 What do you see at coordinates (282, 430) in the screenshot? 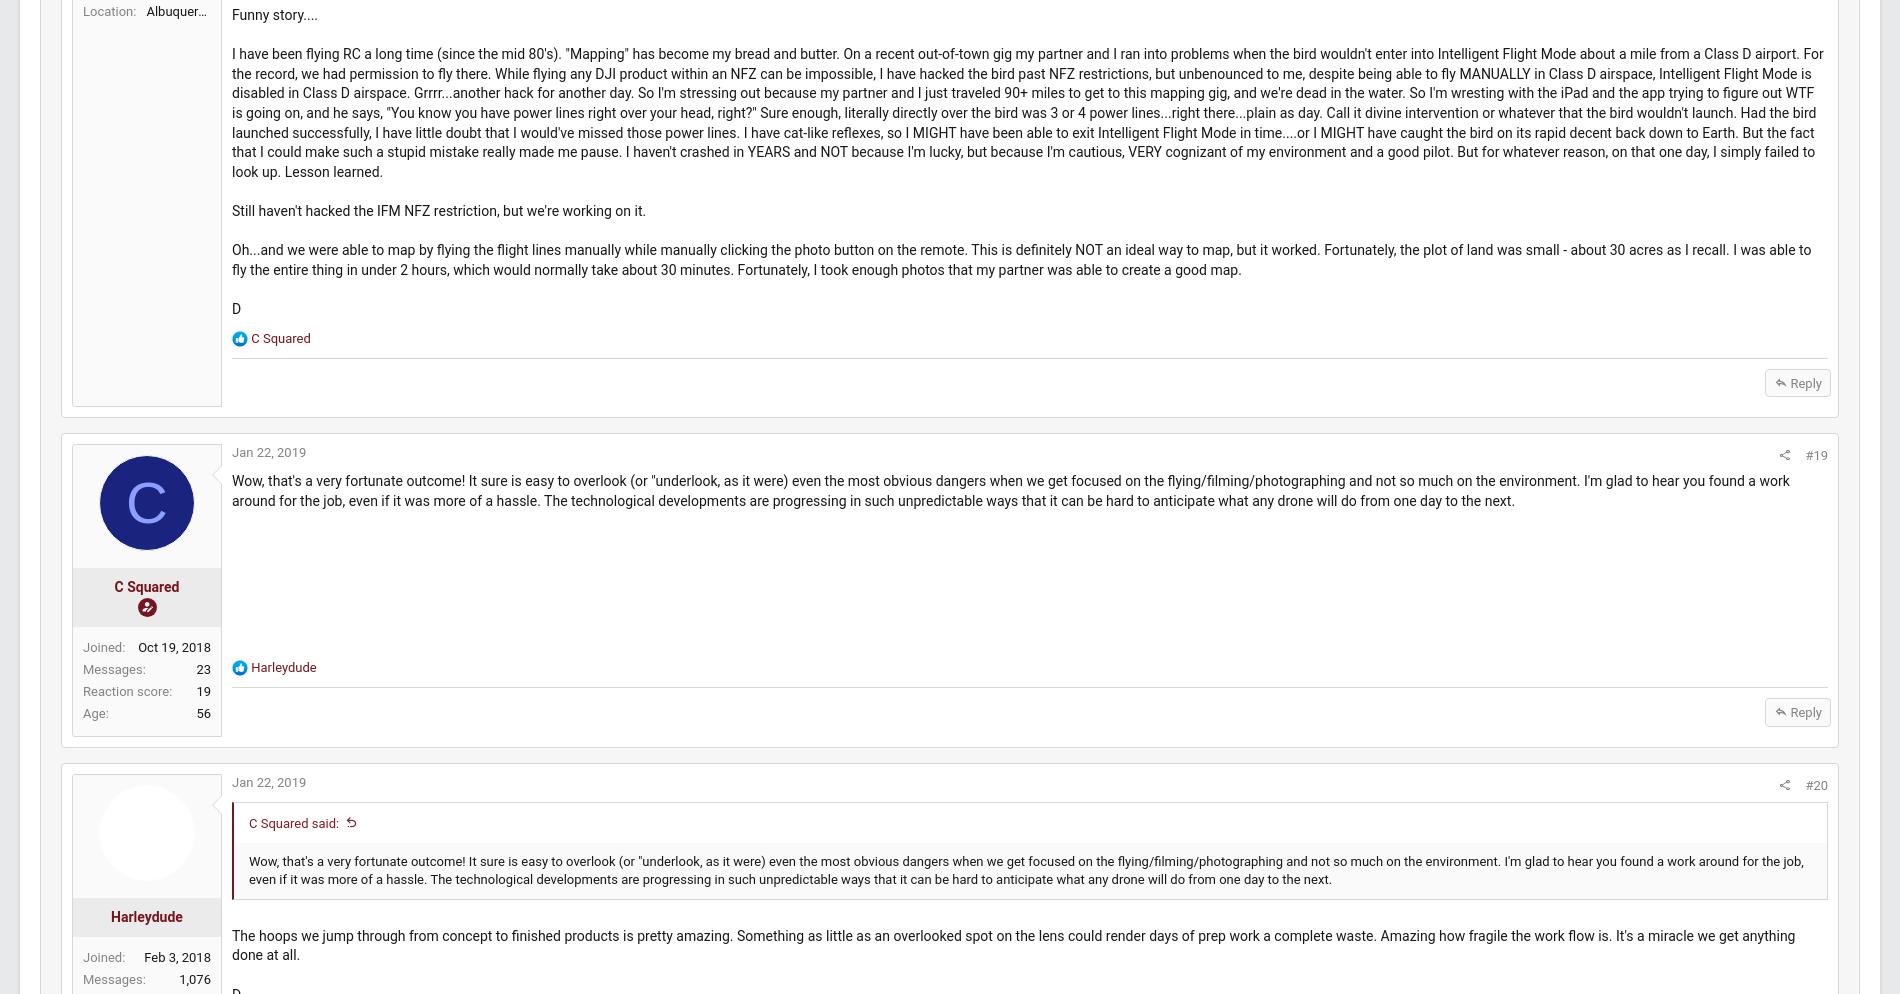
I see `'D'` at bounding box center [282, 430].